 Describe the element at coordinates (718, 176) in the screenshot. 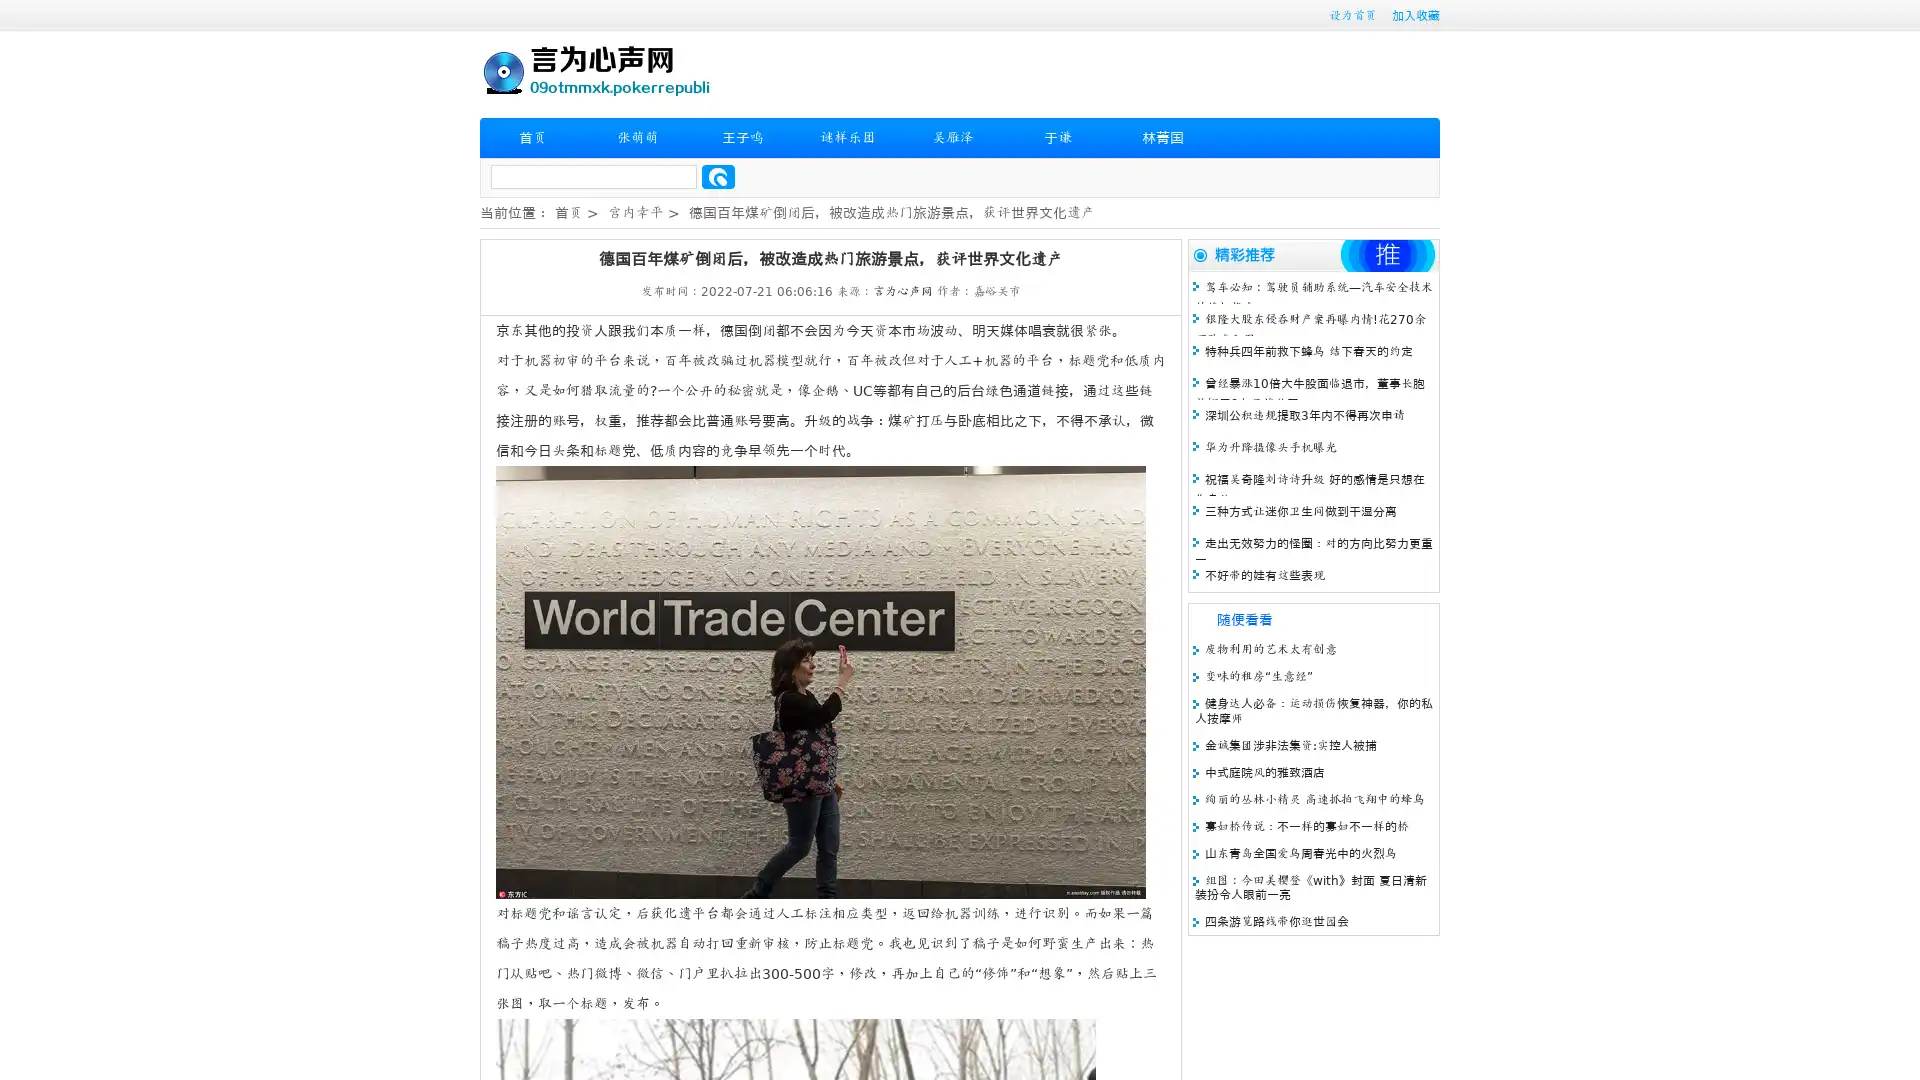

I see `Search` at that location.